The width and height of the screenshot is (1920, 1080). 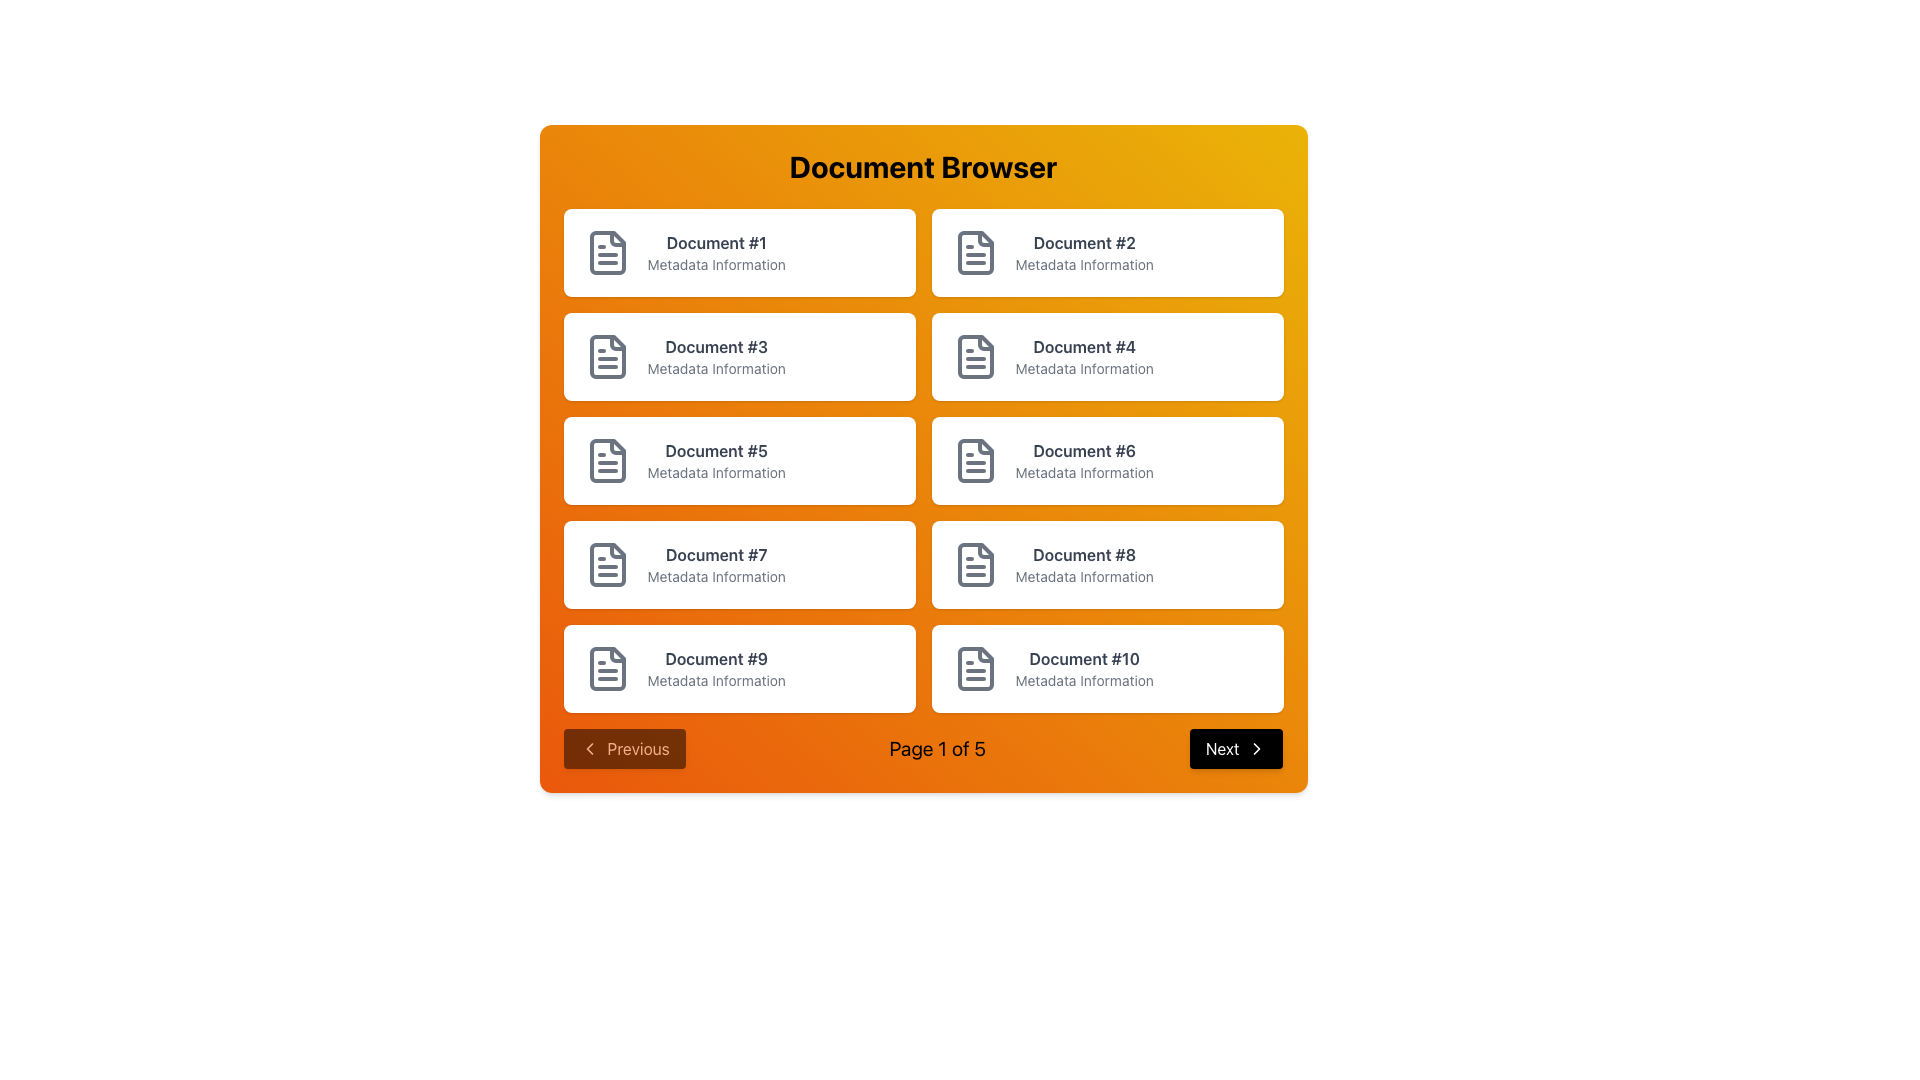 I want to click on the SVG-based icon representing 'Document #7' which is visually identified as a file or document icon, positioned within the card for 'Document #7', so click(x=606, y=564).